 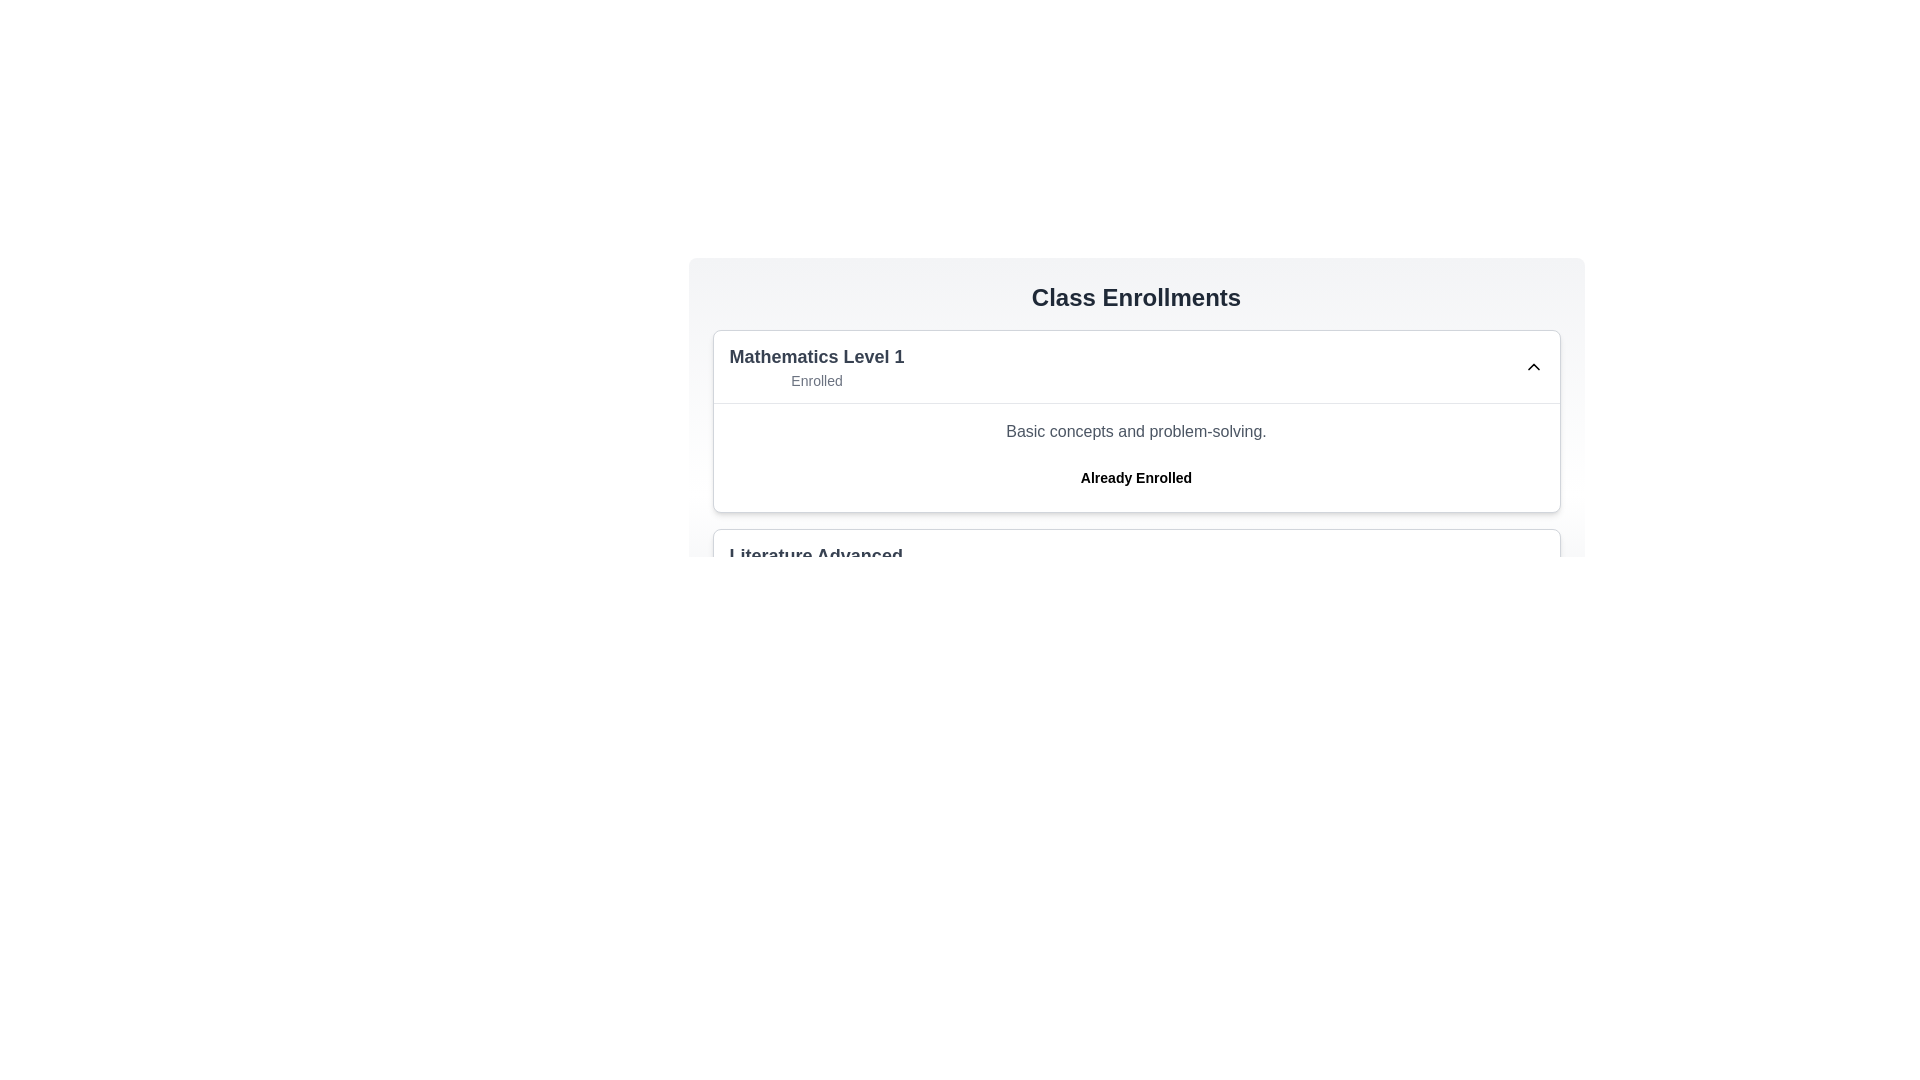 What do you see at coordinates (816, 555) in the screenshot?
I see `non-interactive text label 'Literature Advanced' which is prominently displayed in a bold font at the lower part of the interface` at bounding box center [816, 555].